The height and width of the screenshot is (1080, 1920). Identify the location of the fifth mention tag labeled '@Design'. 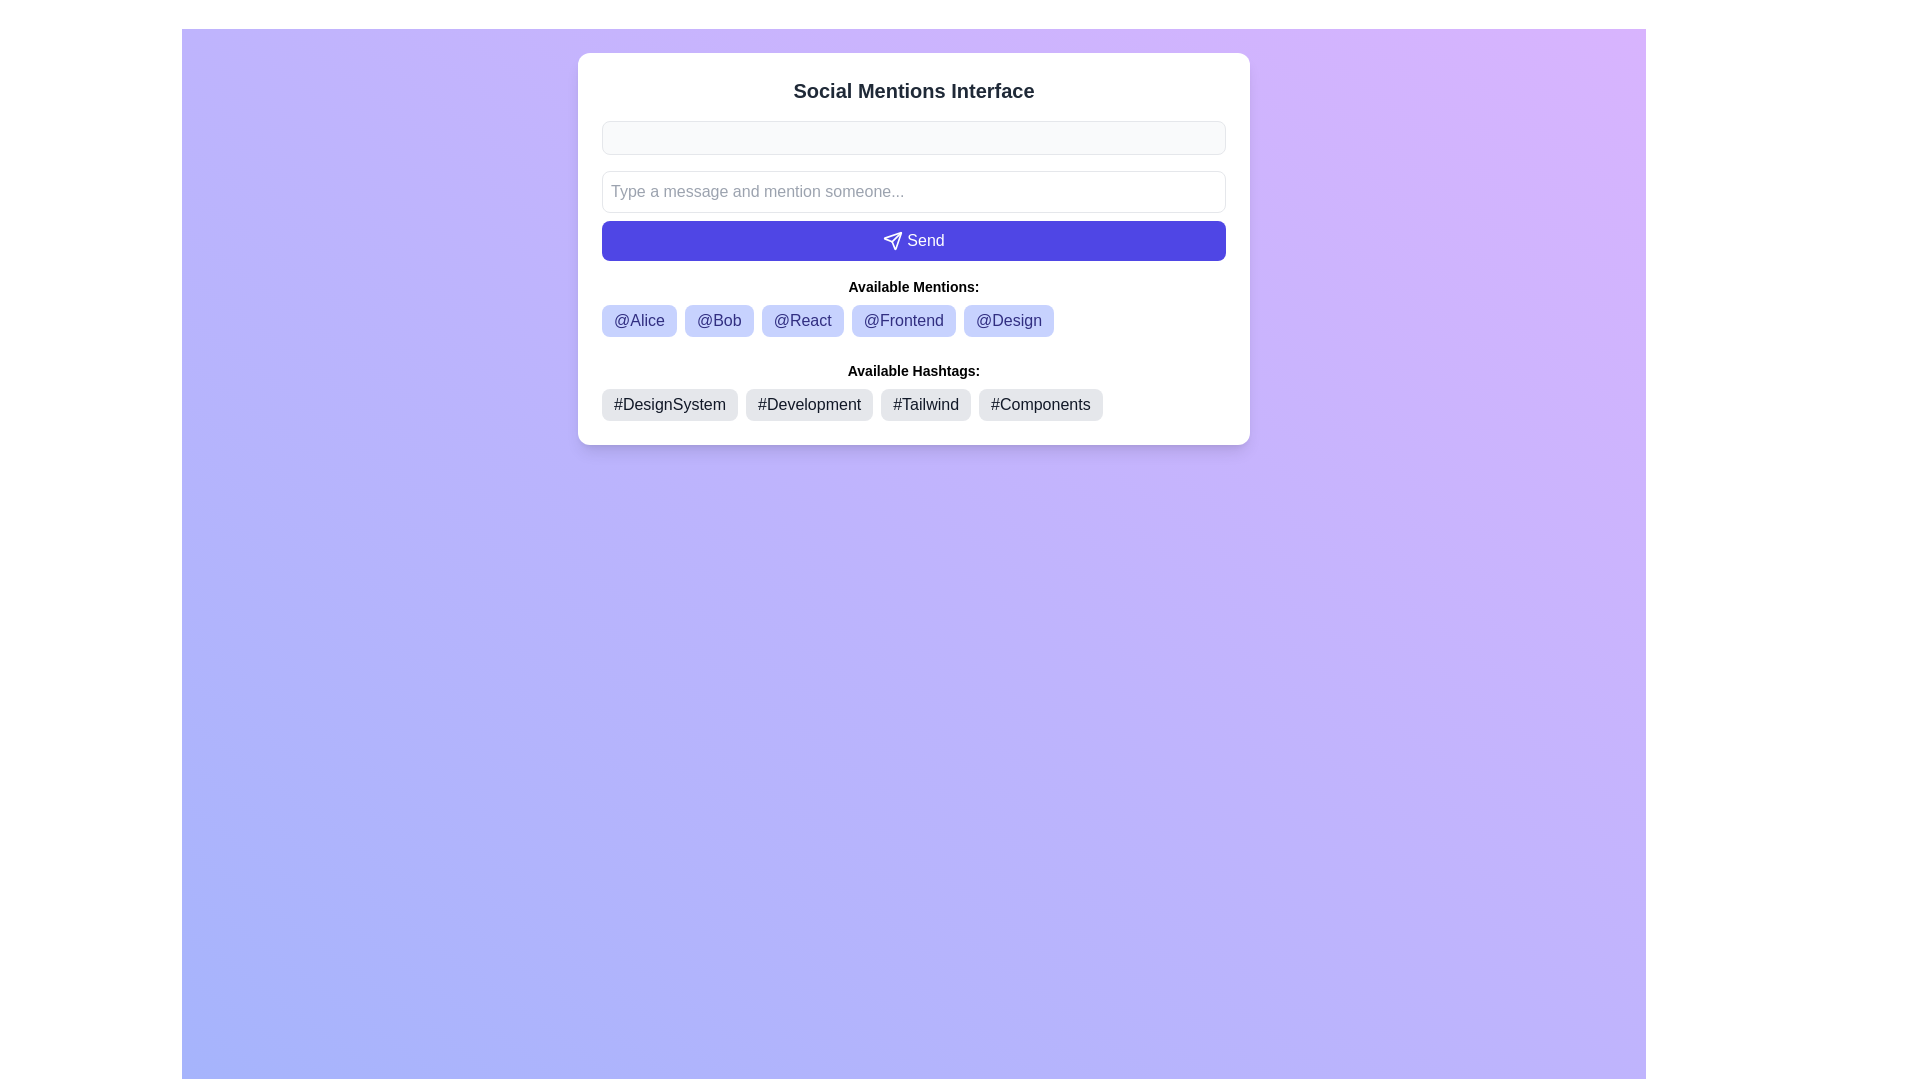
(1008, 319).